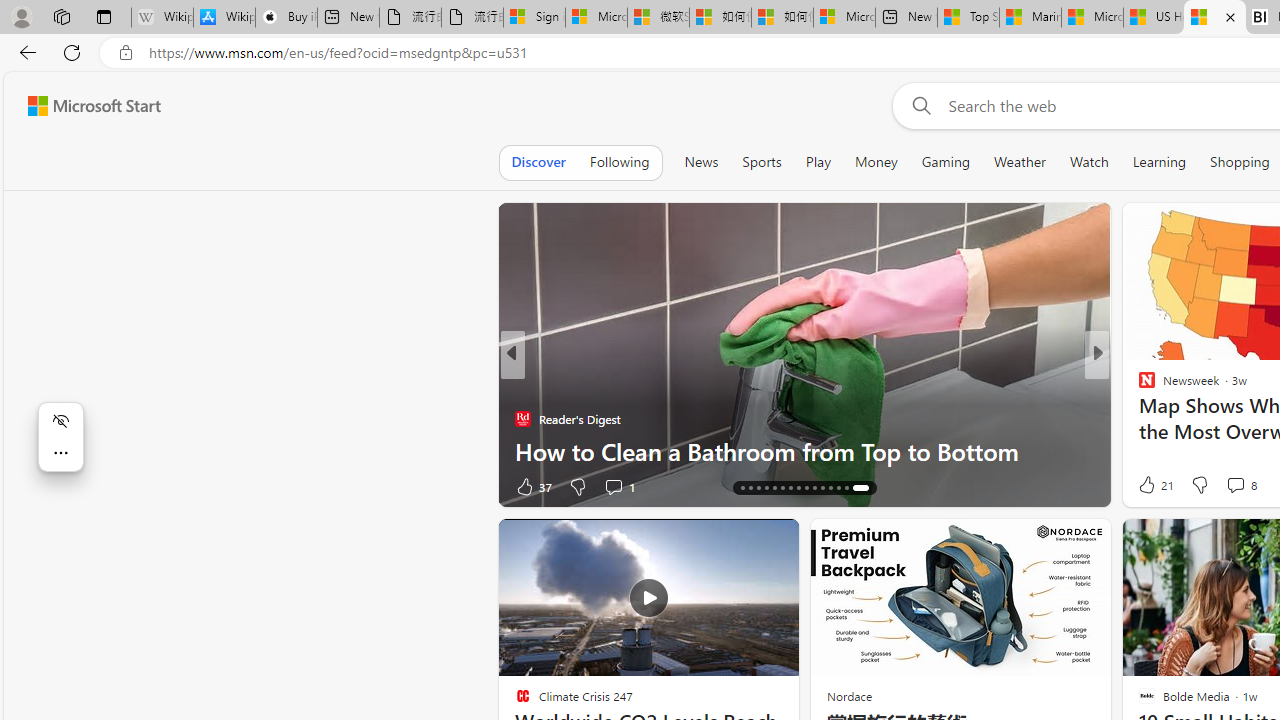 This screenshot has width=1280, height=720. I want to click on 'Play', so click(817, 161).